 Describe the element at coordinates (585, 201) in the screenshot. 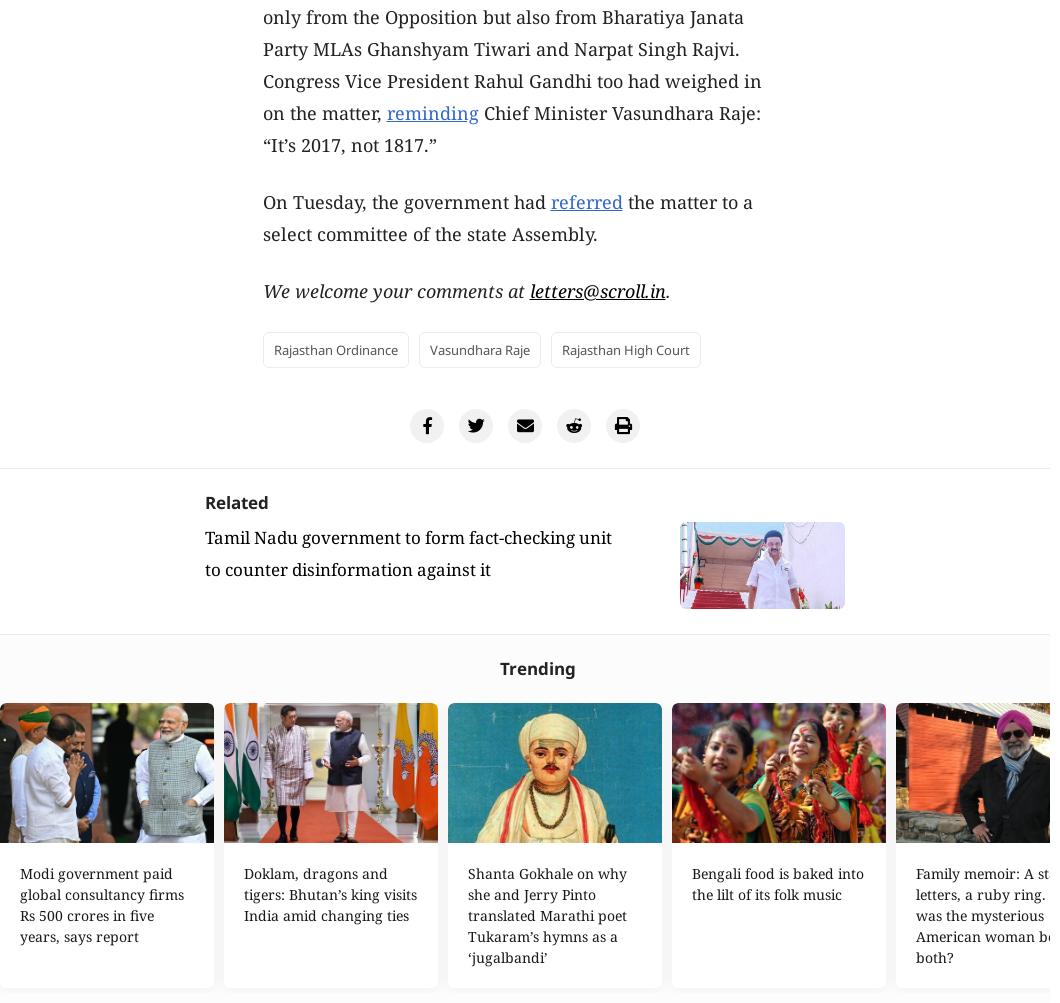

I see `'referred'` at that location.